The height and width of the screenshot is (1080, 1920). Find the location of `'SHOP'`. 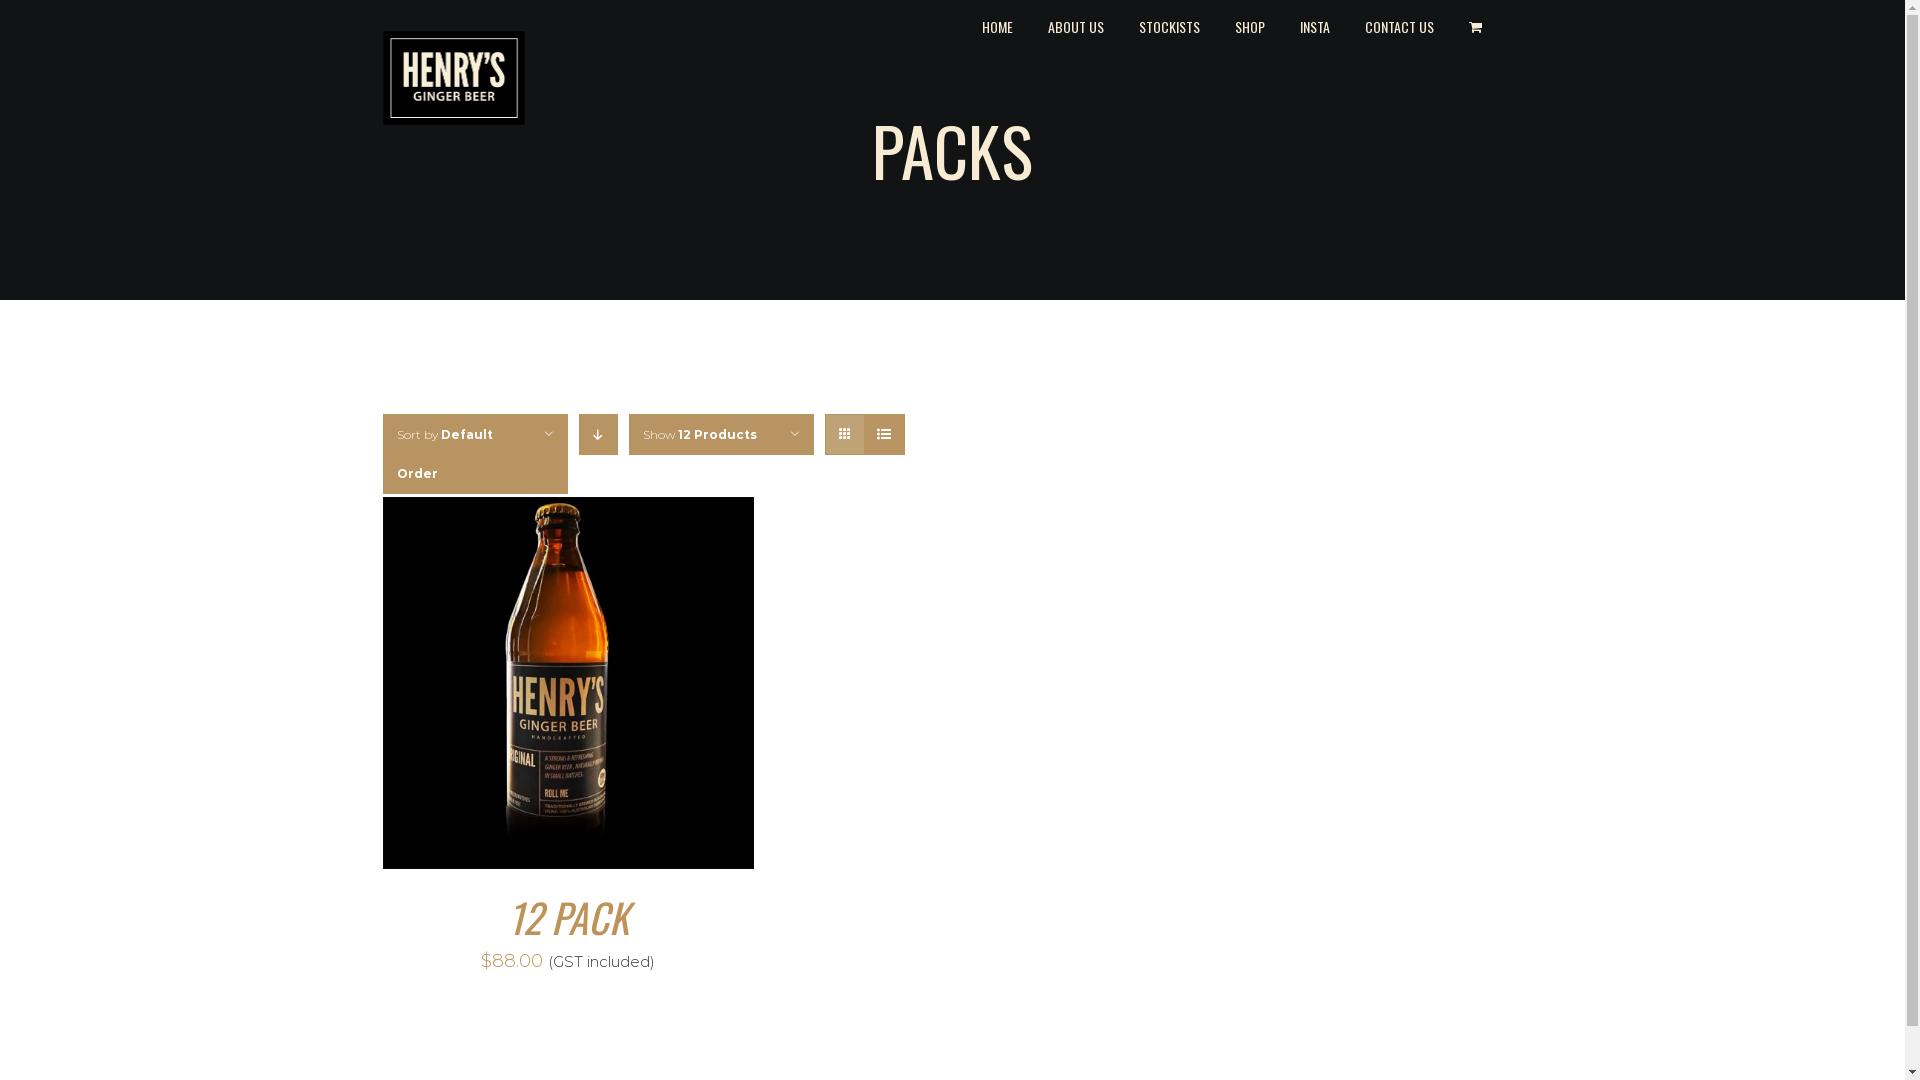

'SHOP' is located at coordinates (1247, 24).